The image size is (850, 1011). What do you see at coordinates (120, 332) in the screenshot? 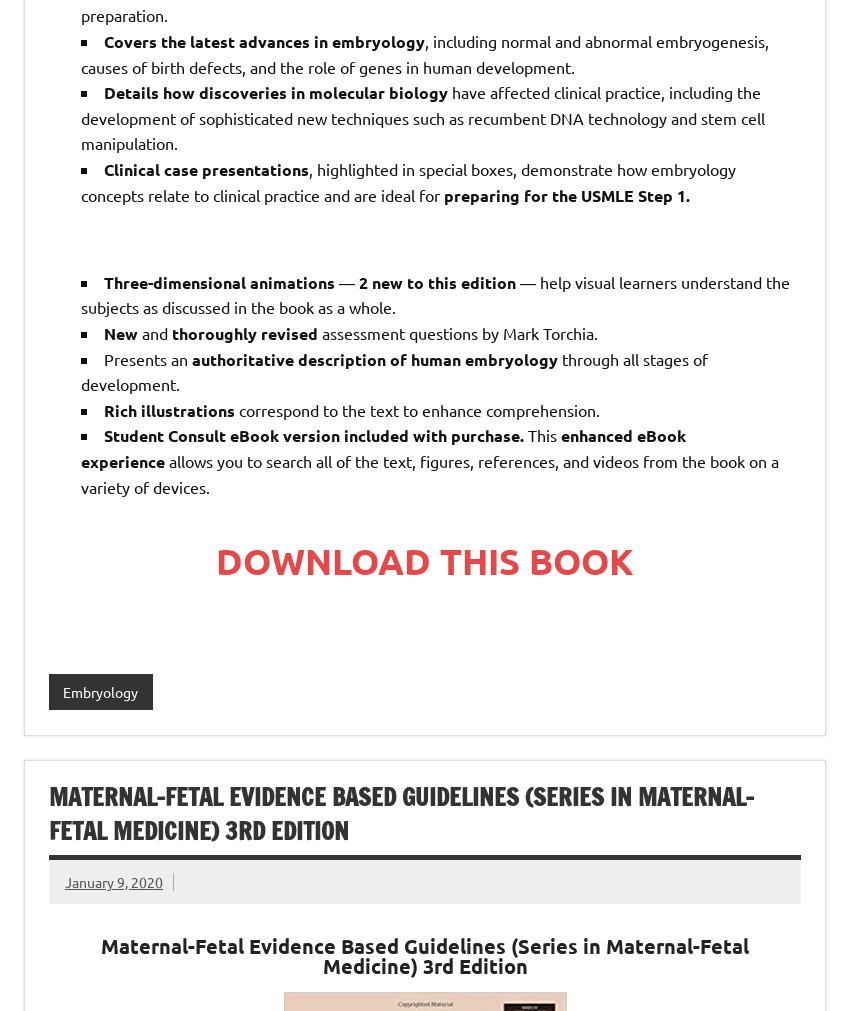
I see `'New'` at bounding box center [120, 332].